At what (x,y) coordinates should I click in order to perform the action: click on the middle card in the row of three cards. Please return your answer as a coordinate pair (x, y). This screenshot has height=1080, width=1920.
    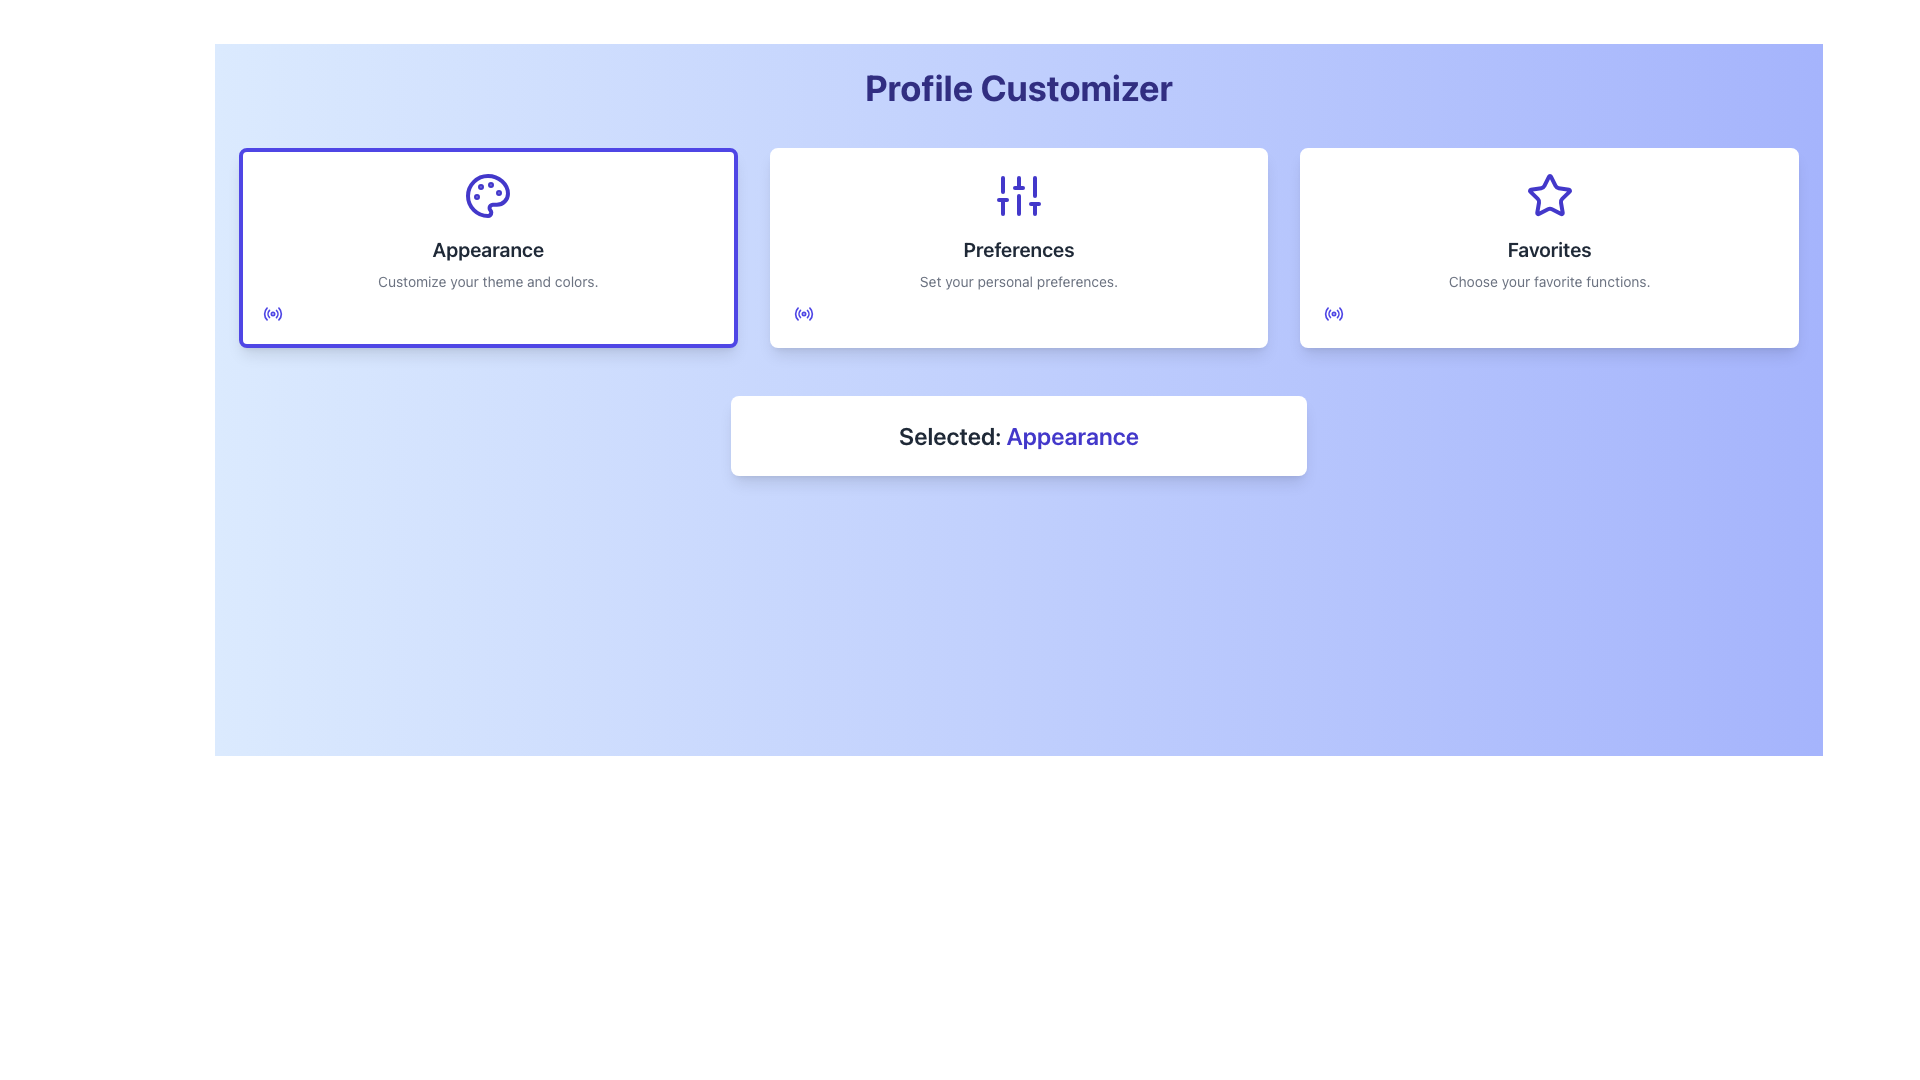
    Looking at the image, I should click on (1018, 246).